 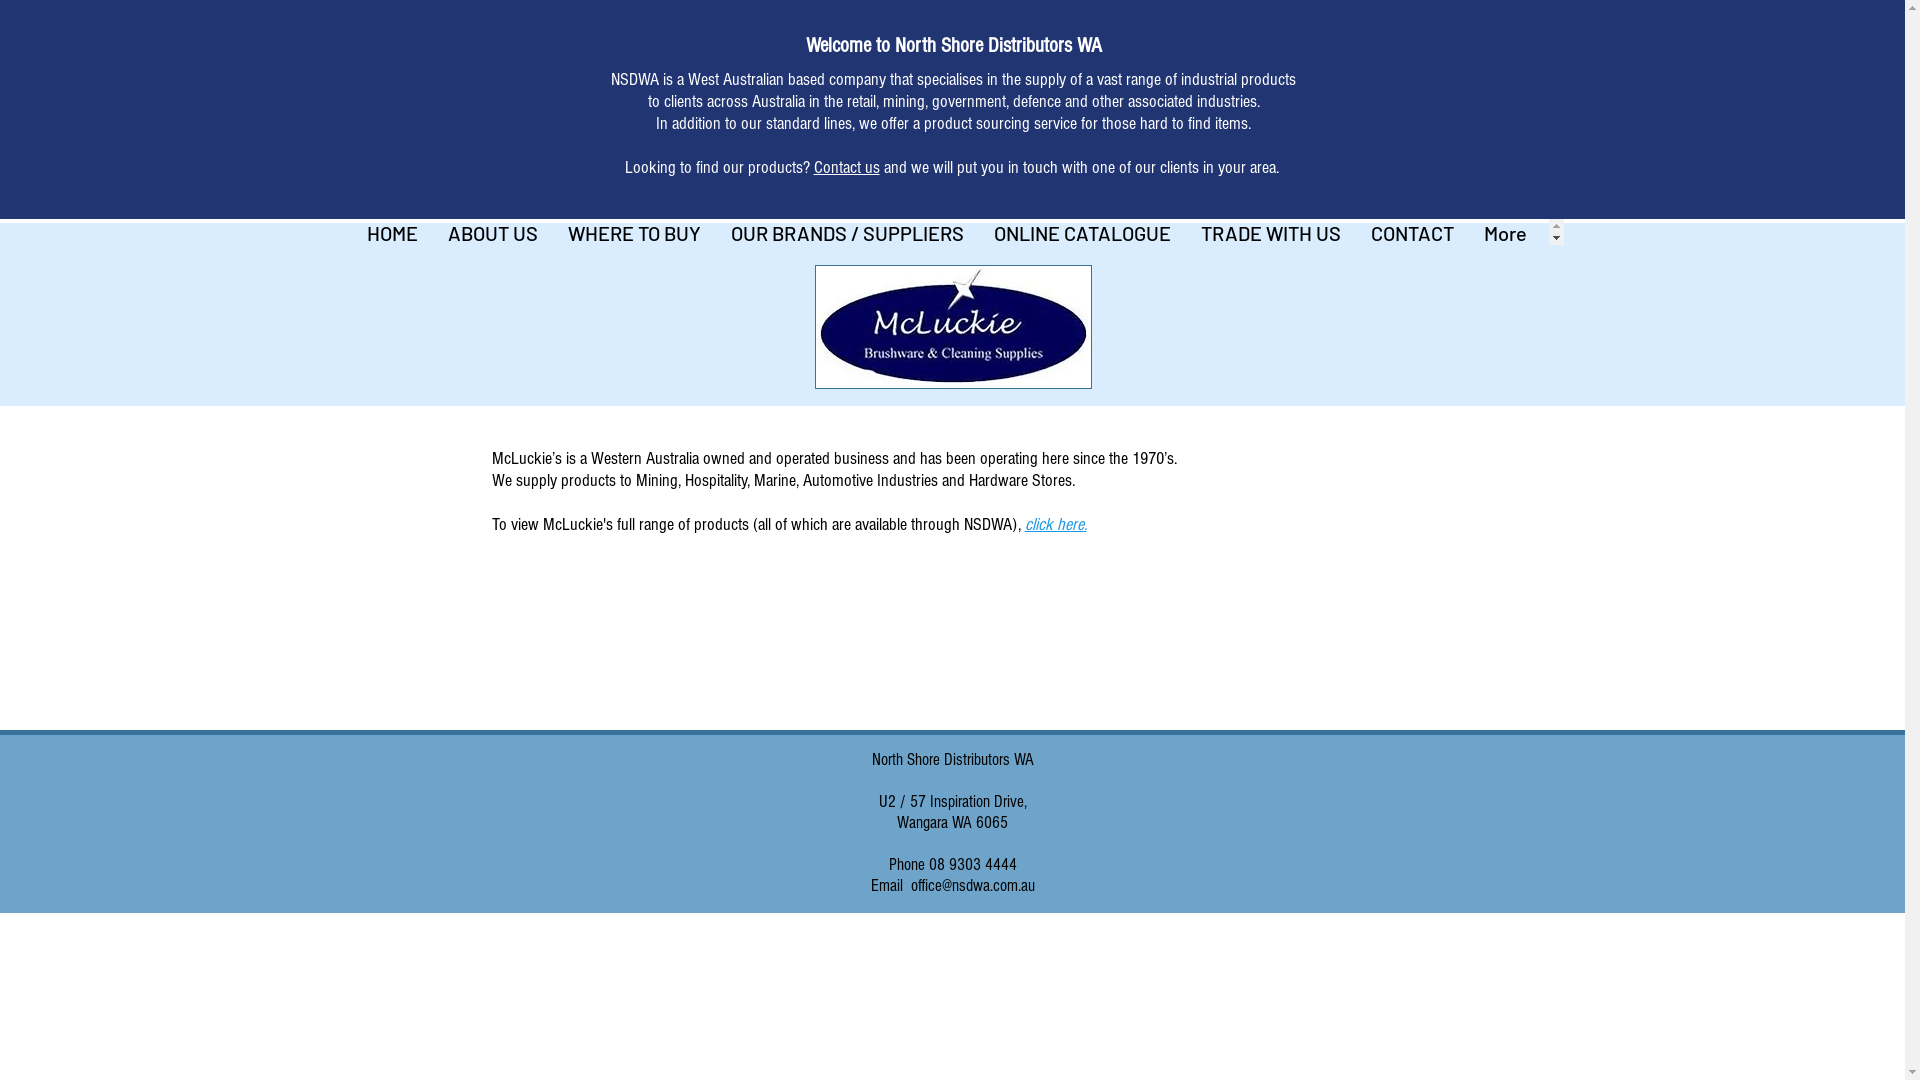 I want to click on 'WHERE TO BUY', so click(x=632, y=230).